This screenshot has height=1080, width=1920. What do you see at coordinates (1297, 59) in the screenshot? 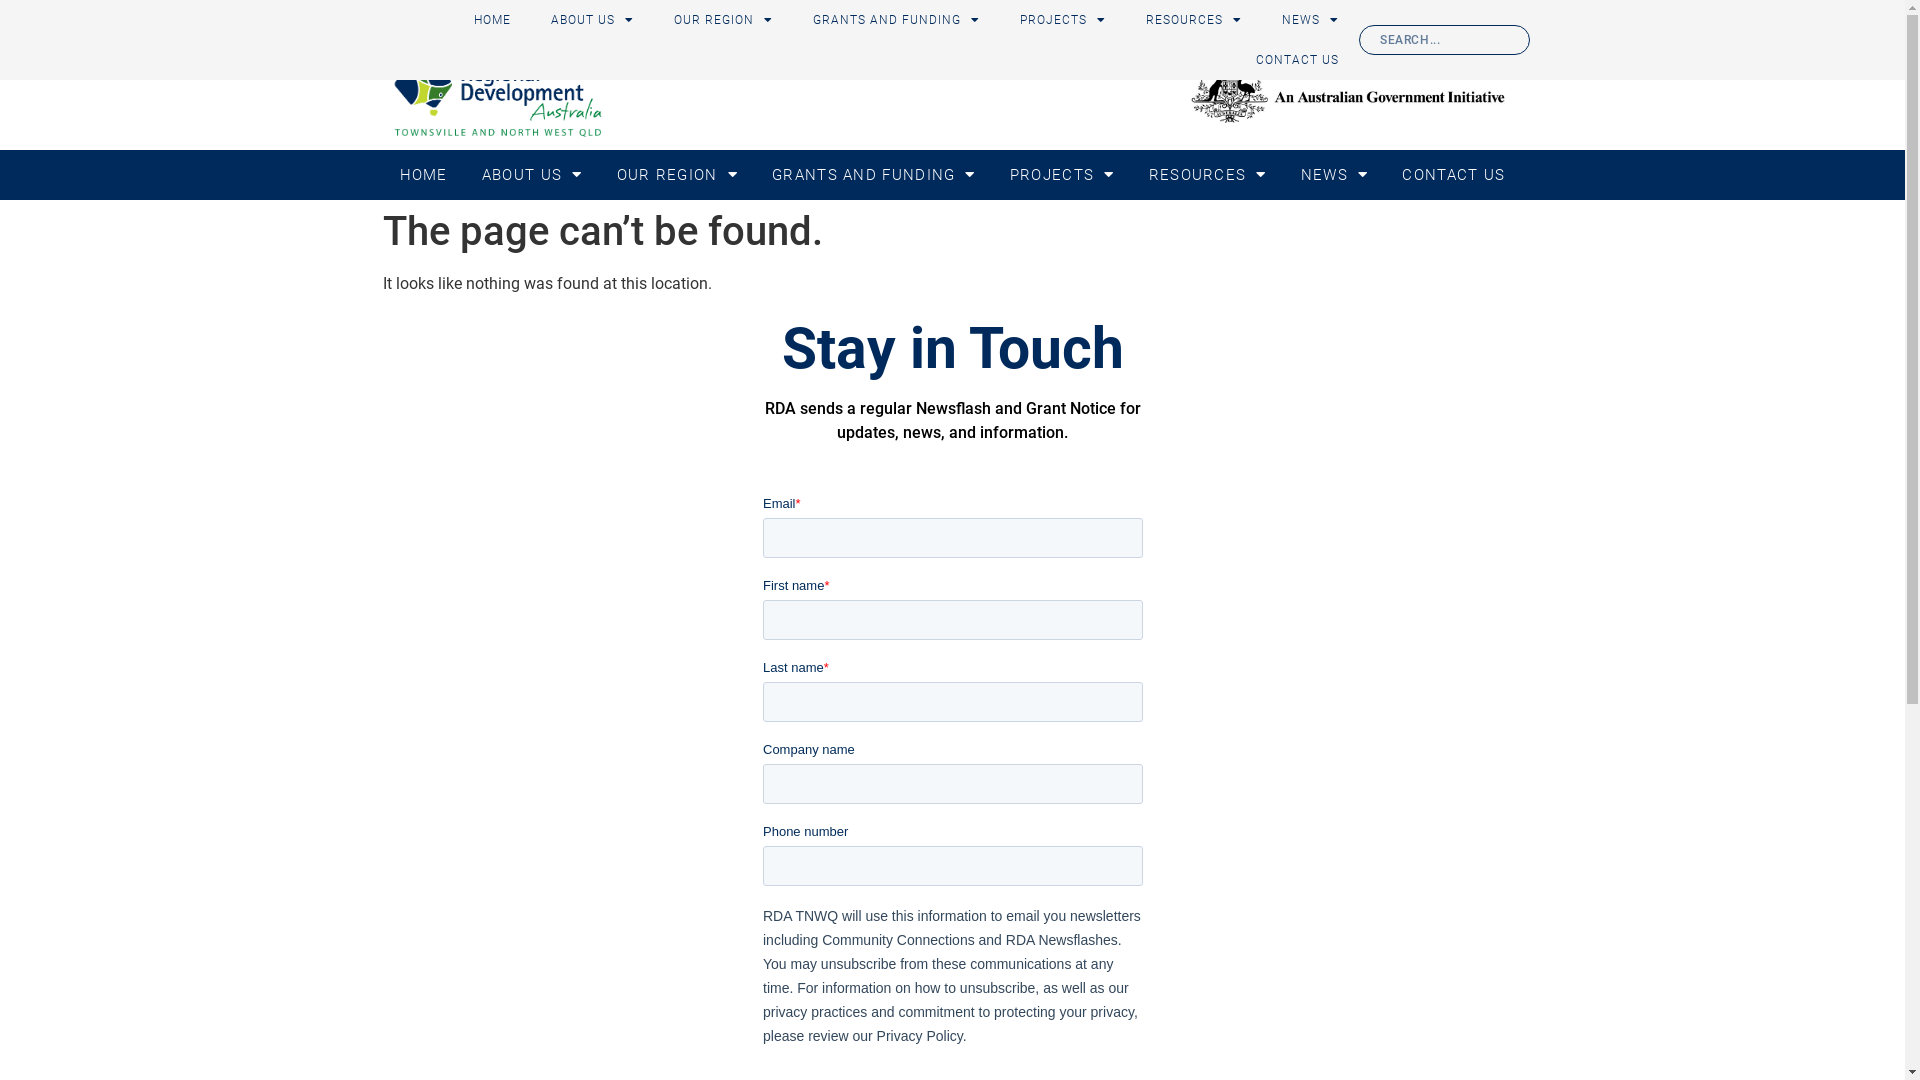
I see `'CONTACT US'` at bounding box center [1297, 59].